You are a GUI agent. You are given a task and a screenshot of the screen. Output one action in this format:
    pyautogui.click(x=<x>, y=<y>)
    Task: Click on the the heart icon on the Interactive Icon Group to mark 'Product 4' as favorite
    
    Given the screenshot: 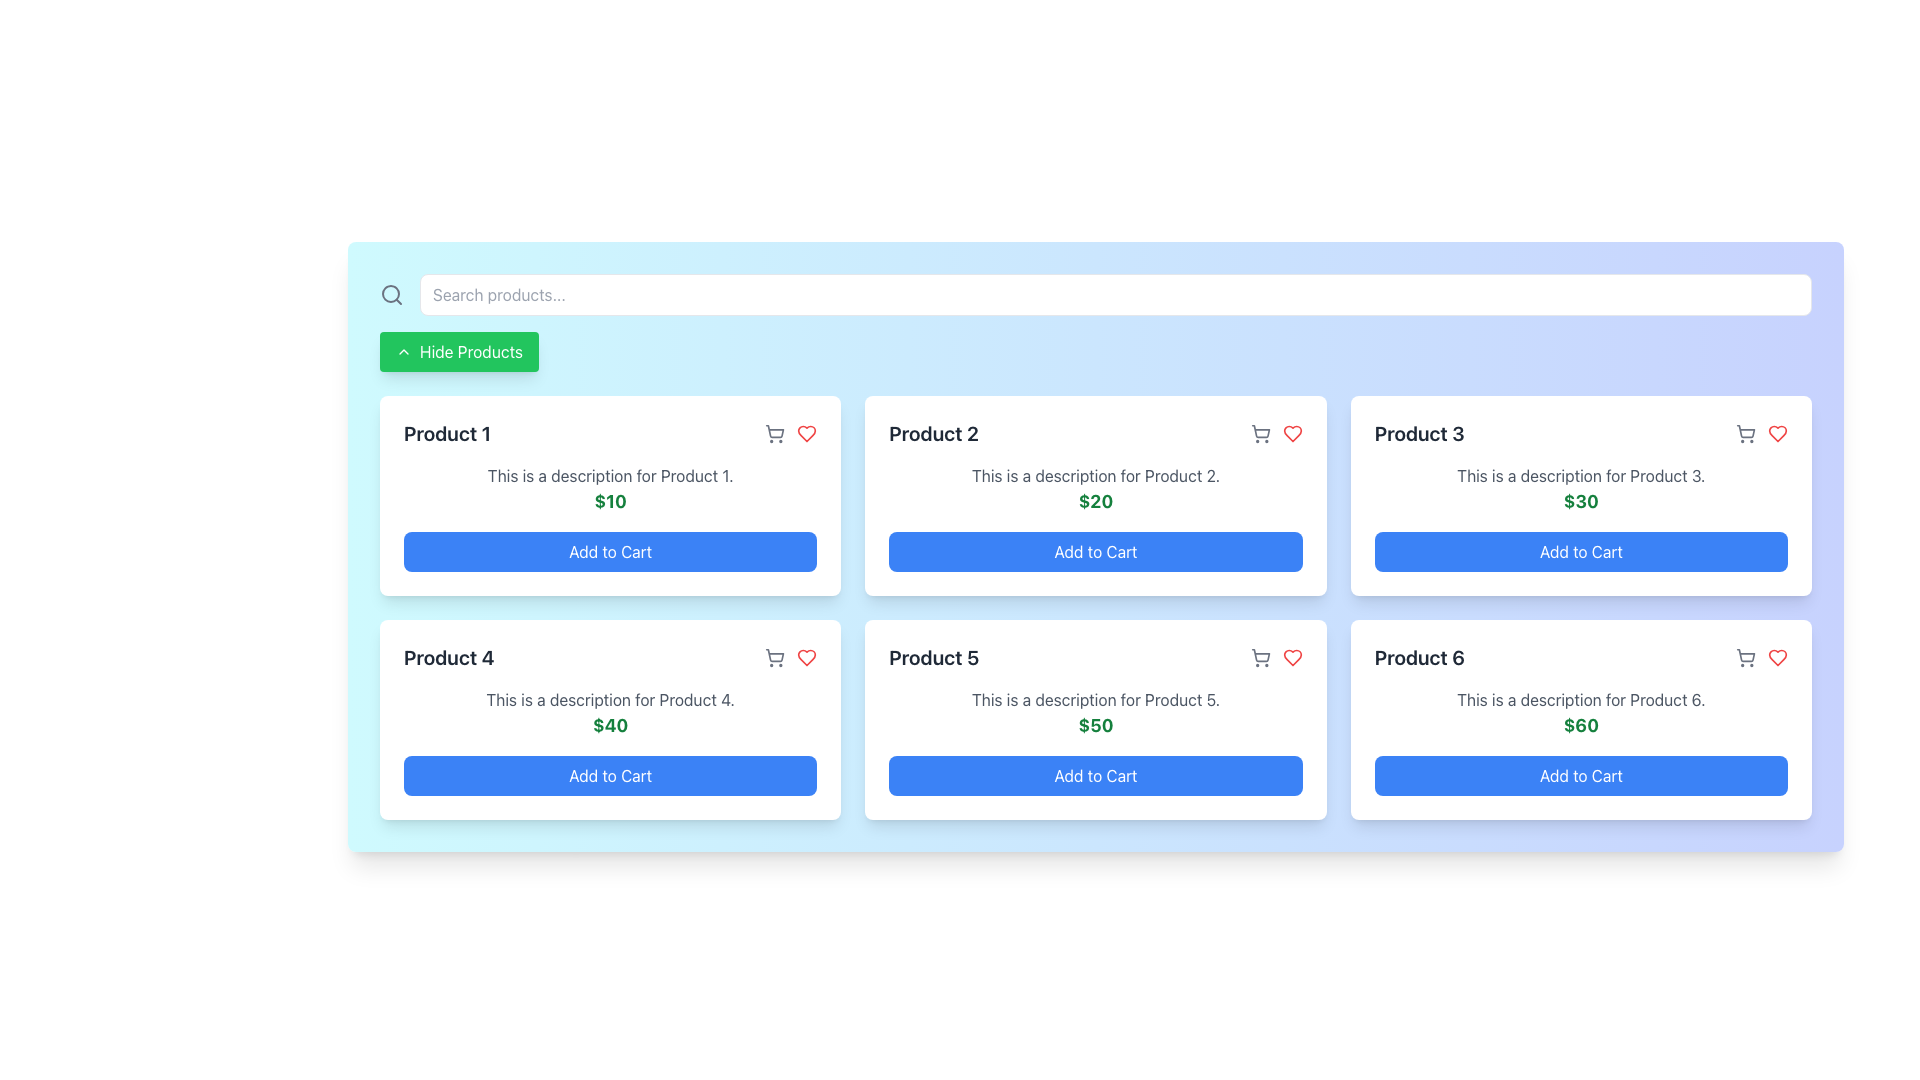 What is the action you would take?
    pyautogui.click(x=790, y=658)
    